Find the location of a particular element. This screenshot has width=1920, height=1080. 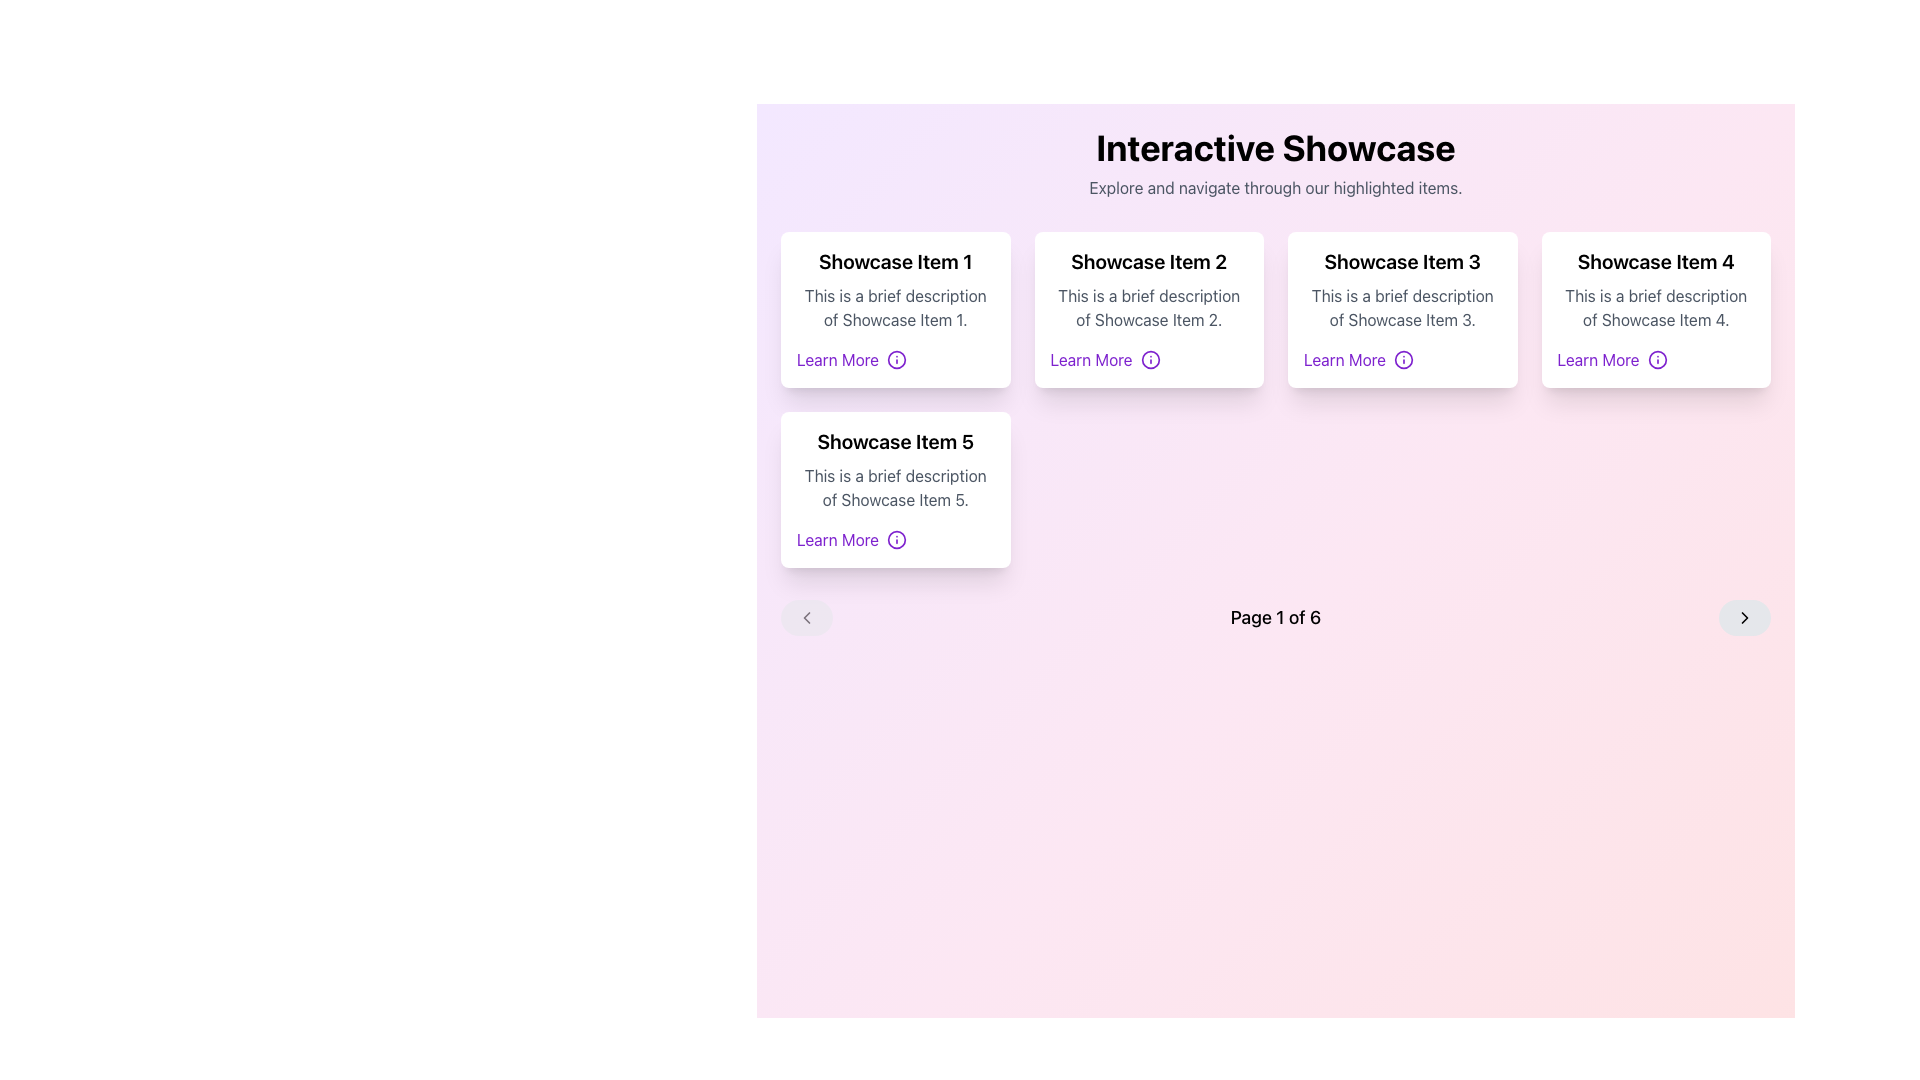

the decorative circle shape of the info icon located adjacent to the 'Learn More' link in the fourth showcase card on the second row is located at coordinates (1657, 358).